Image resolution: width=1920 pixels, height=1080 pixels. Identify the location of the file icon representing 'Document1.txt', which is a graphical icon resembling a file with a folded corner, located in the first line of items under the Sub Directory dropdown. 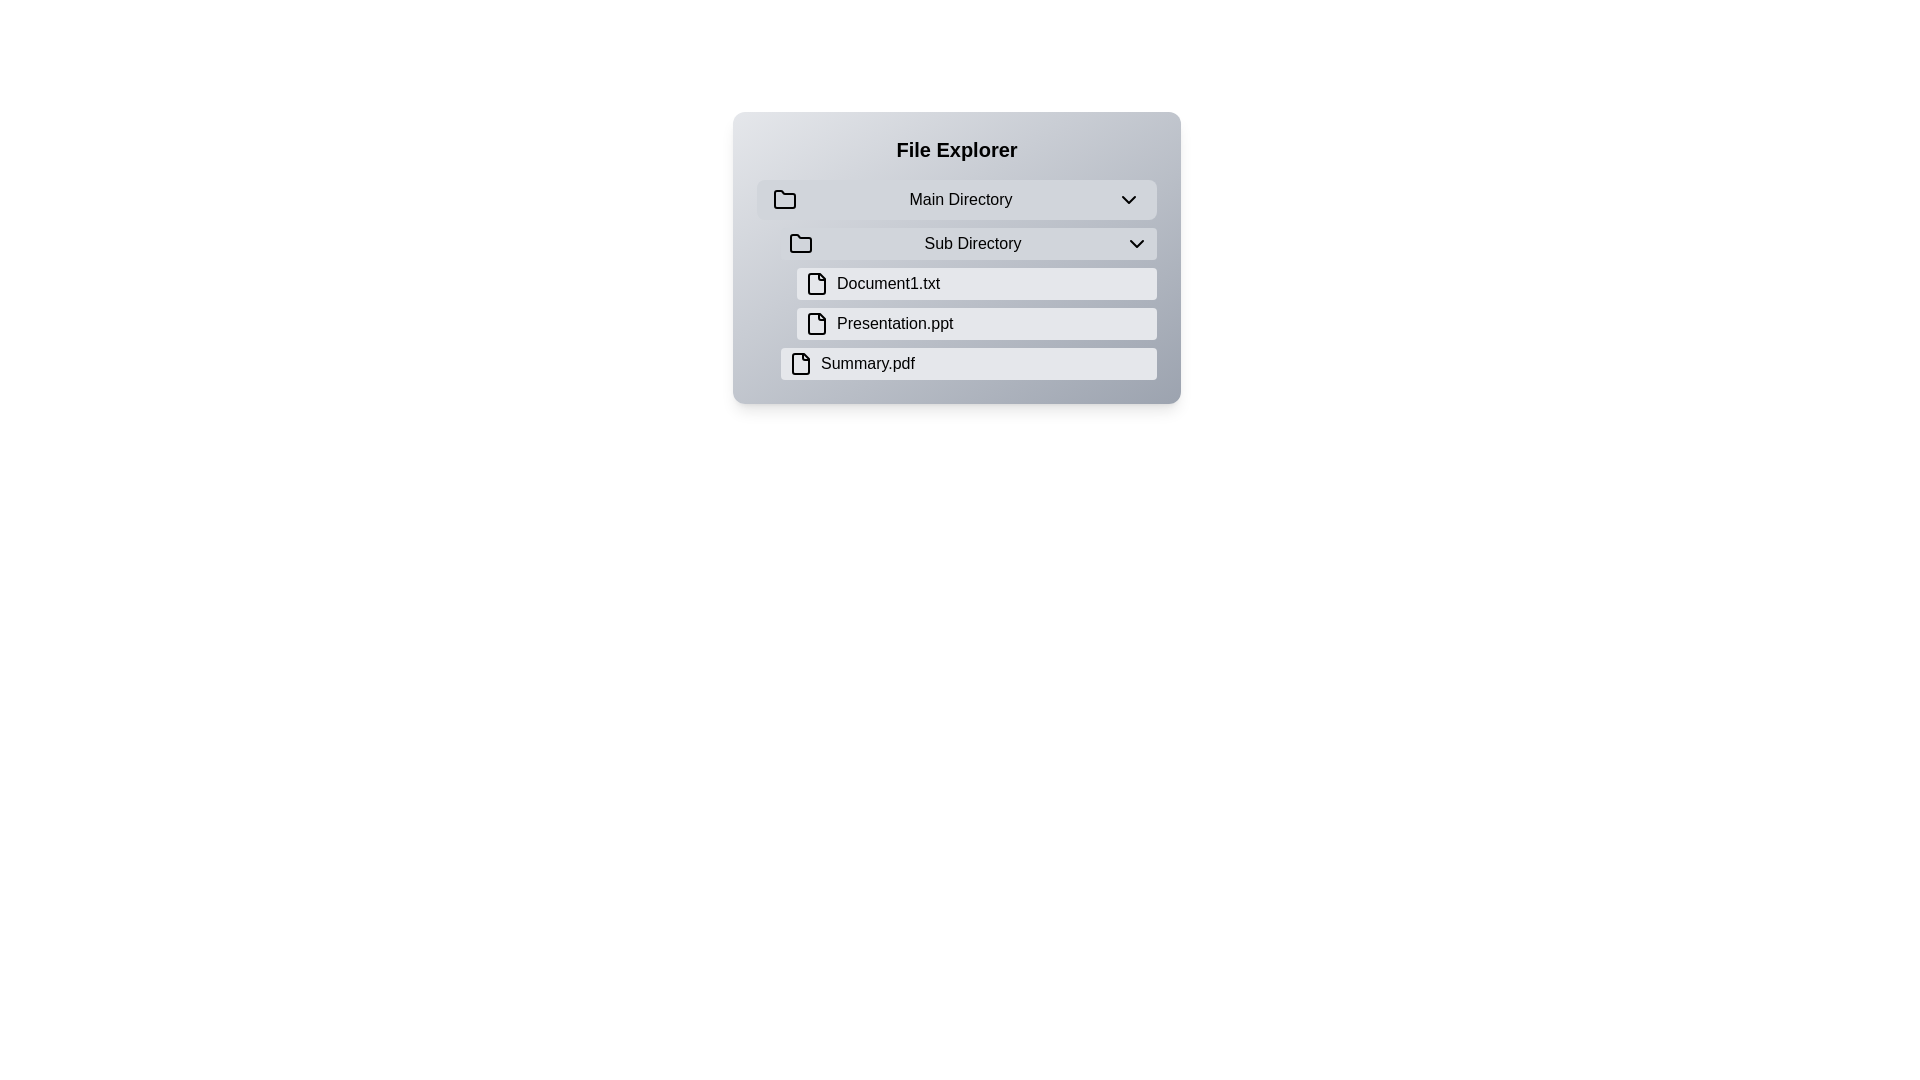
(816, 284).